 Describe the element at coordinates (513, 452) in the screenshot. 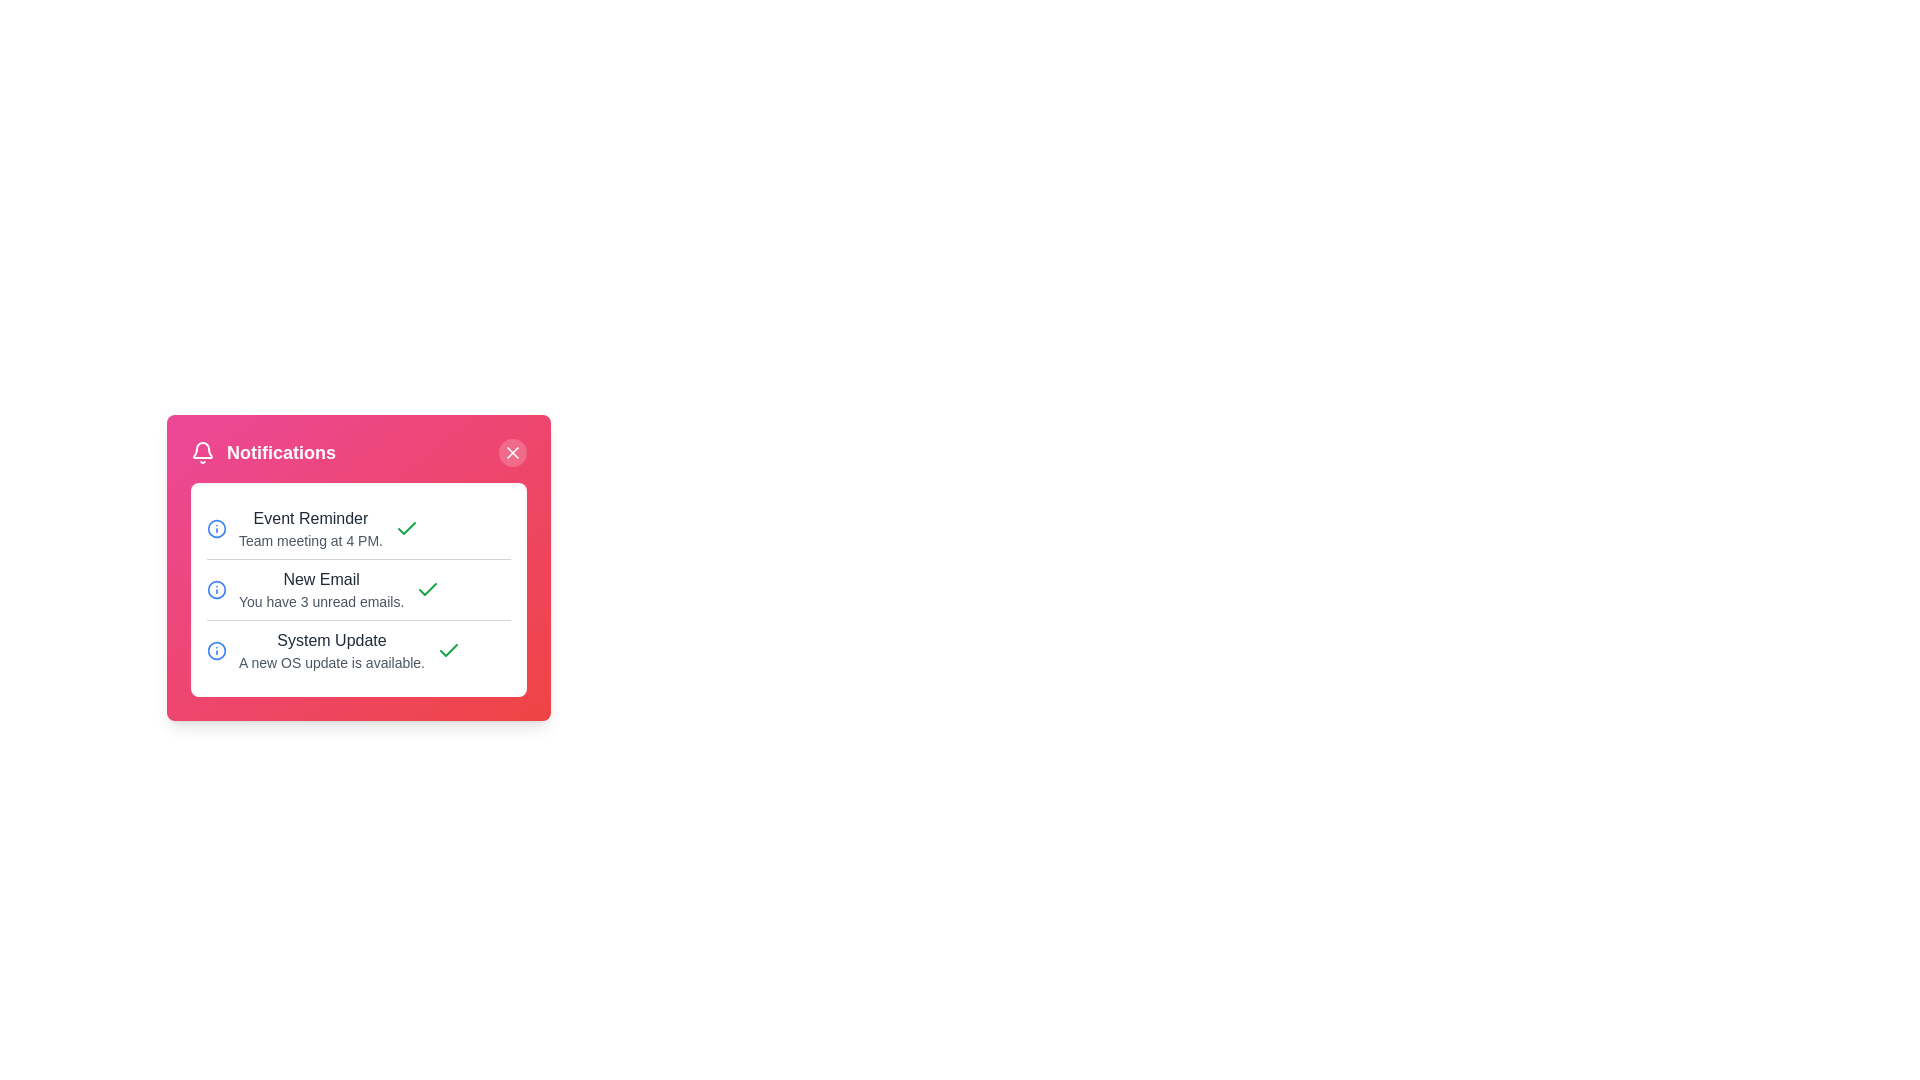

I see `the close icon located at the top-right corner of the notification card, which is represented as a vector graphic within a circular button` at that location.